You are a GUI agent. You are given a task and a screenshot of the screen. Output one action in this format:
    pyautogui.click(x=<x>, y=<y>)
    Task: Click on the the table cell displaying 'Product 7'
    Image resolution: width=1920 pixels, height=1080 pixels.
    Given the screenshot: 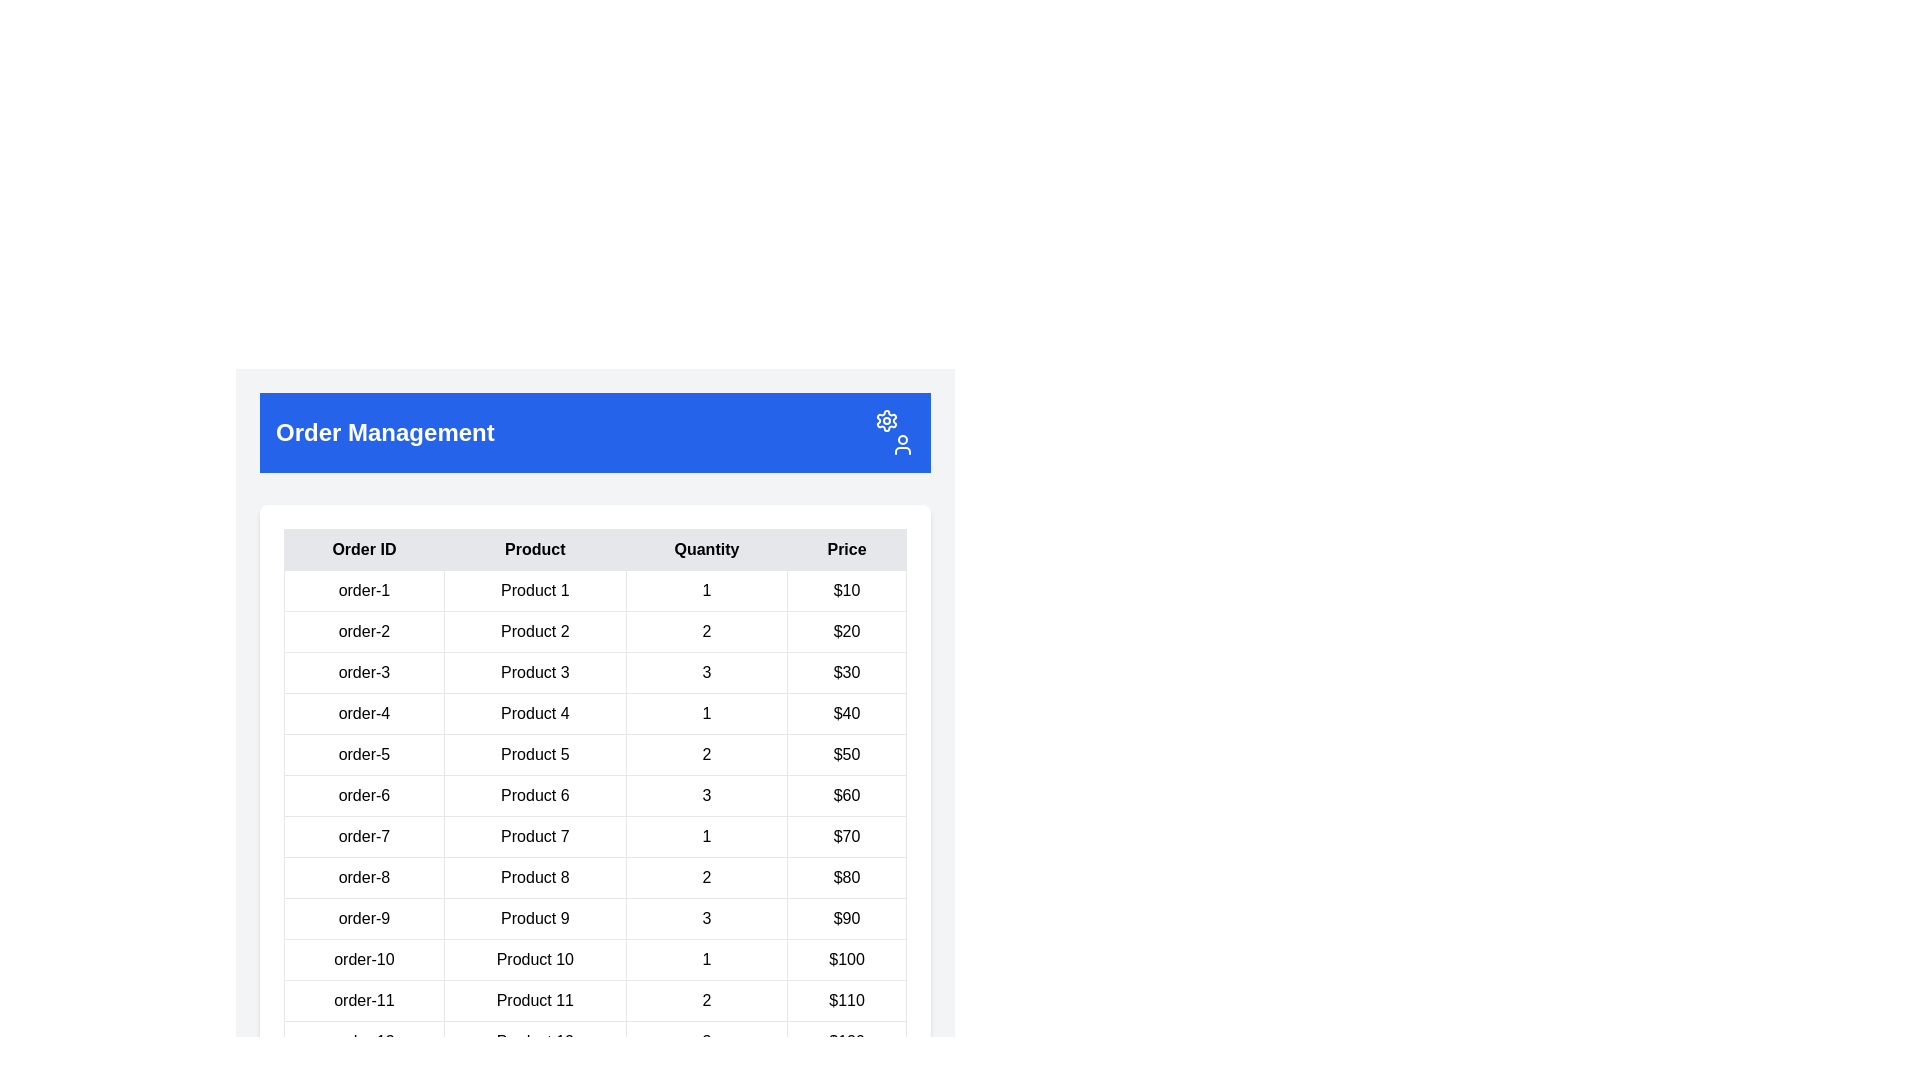 What is the action you would take?
    pyautogui.click(x=535, y=837)
    